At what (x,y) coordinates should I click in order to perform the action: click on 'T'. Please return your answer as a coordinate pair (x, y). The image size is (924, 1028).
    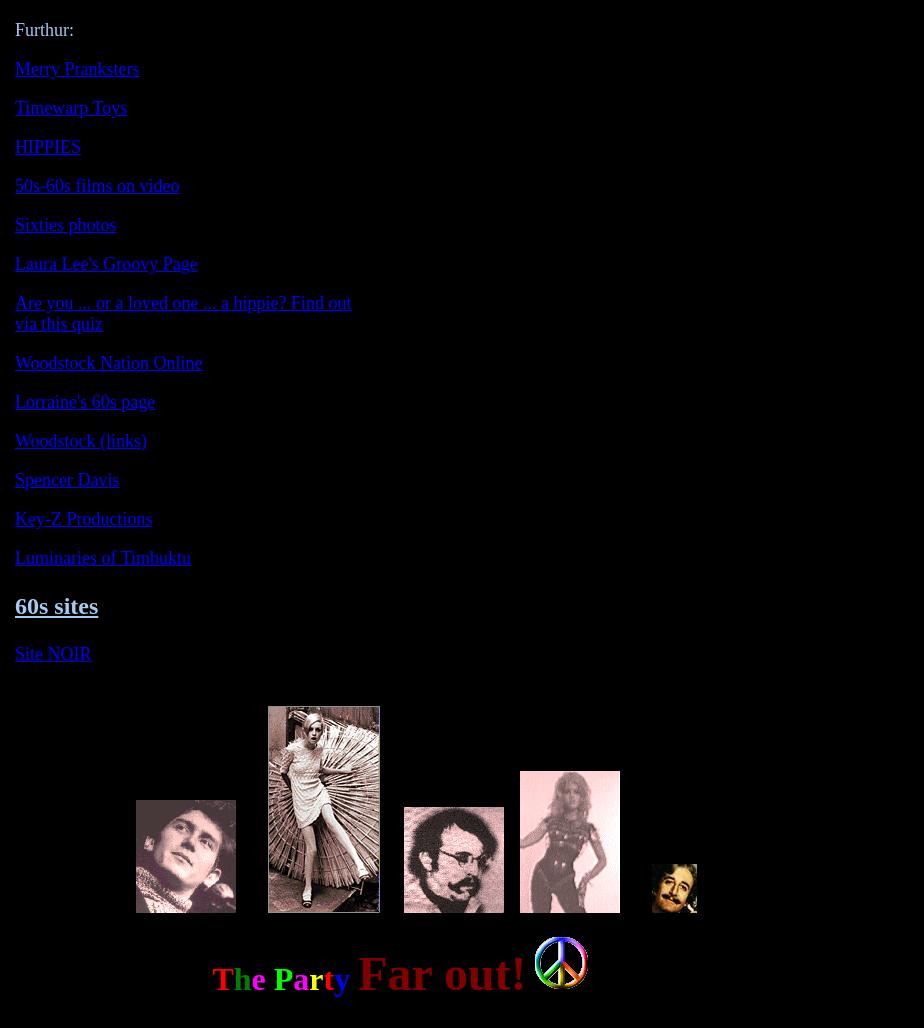
    Looking at the image, I should click on (222, 977).